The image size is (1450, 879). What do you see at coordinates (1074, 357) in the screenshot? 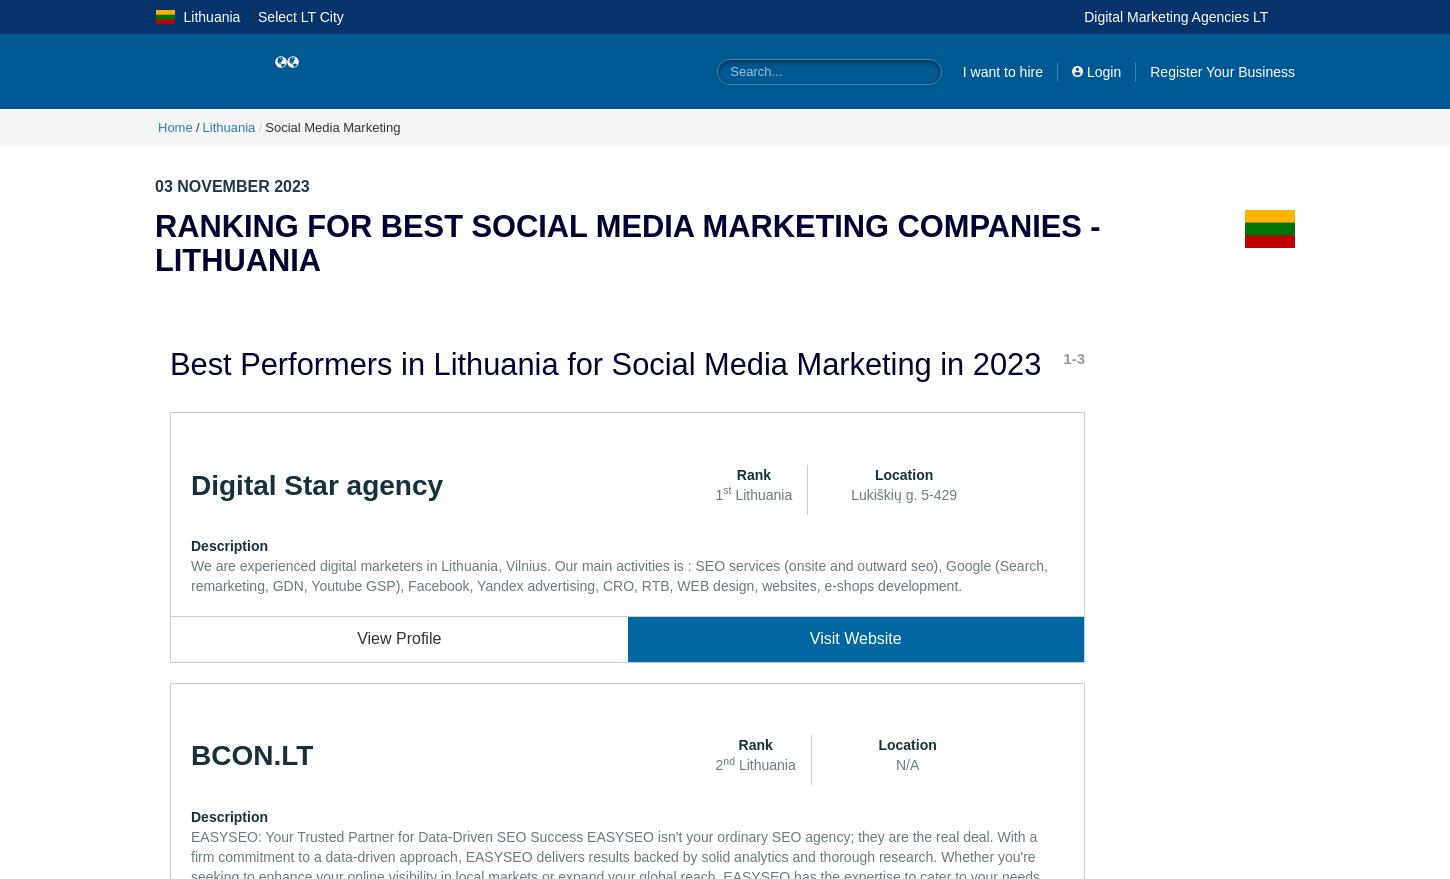
I see `'1-3'` at bounding box center [1074, 357].